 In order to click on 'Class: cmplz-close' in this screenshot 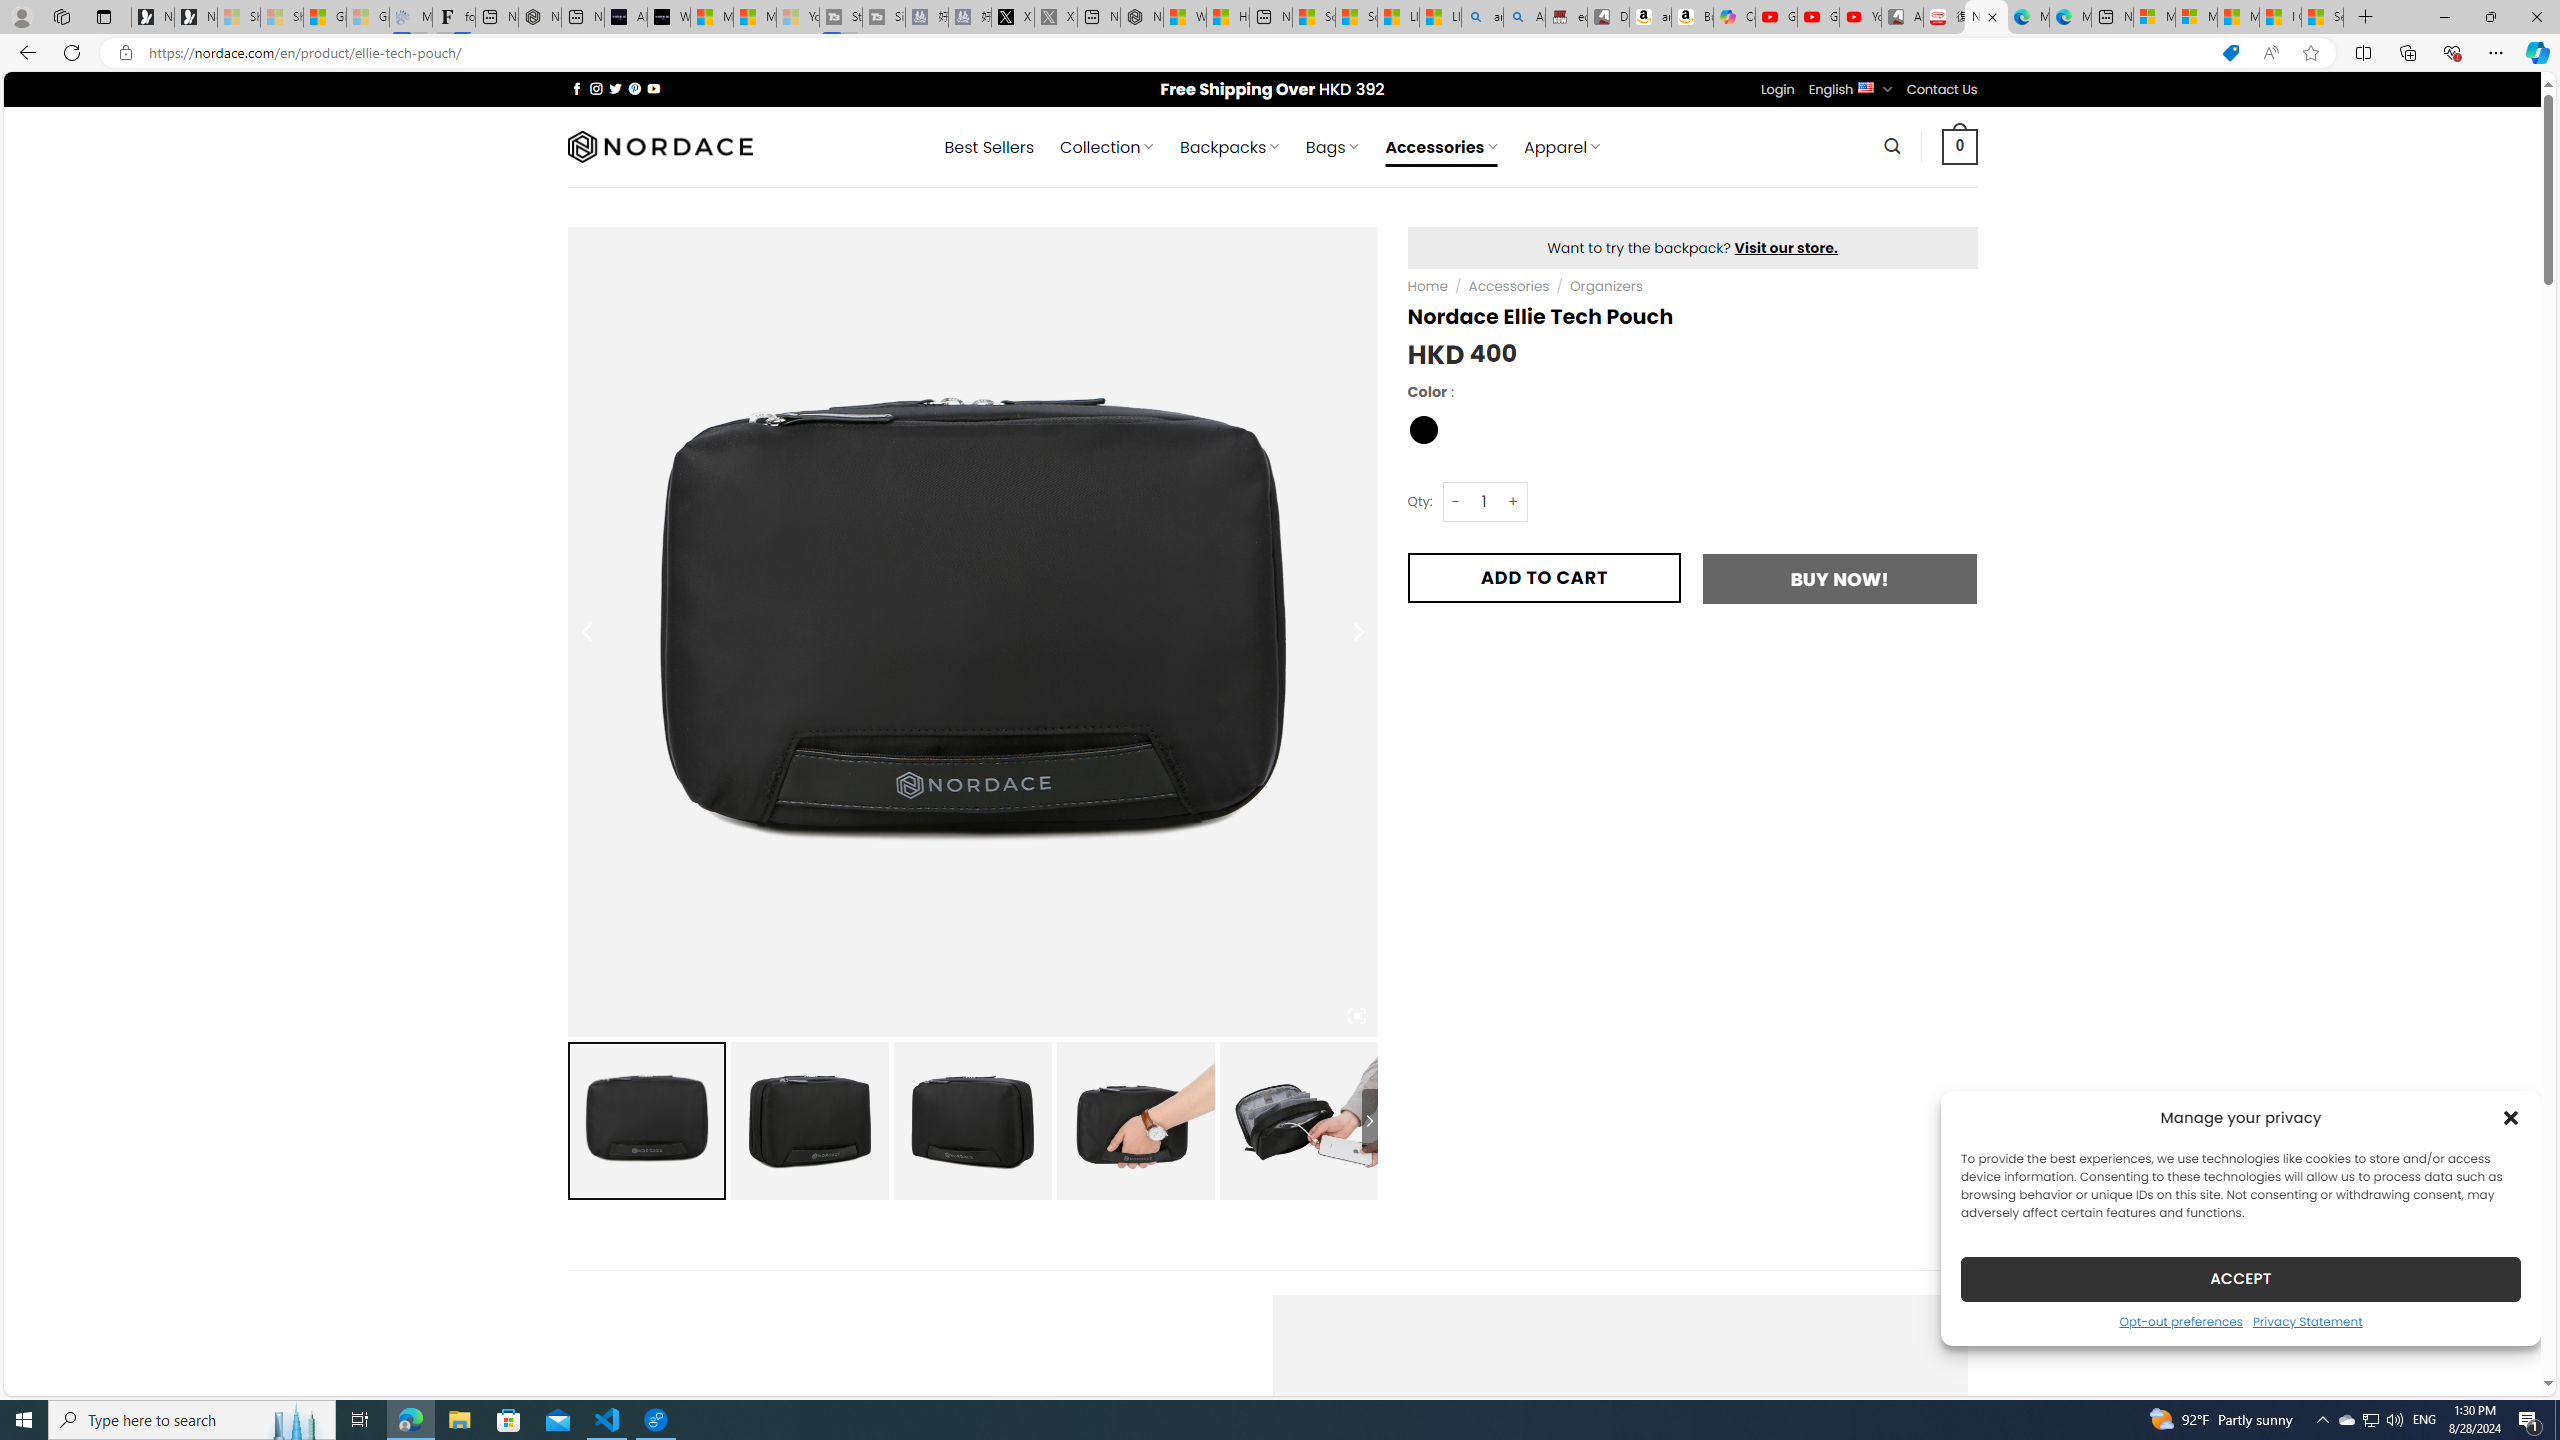, I will do `click(2511, 1117)`.